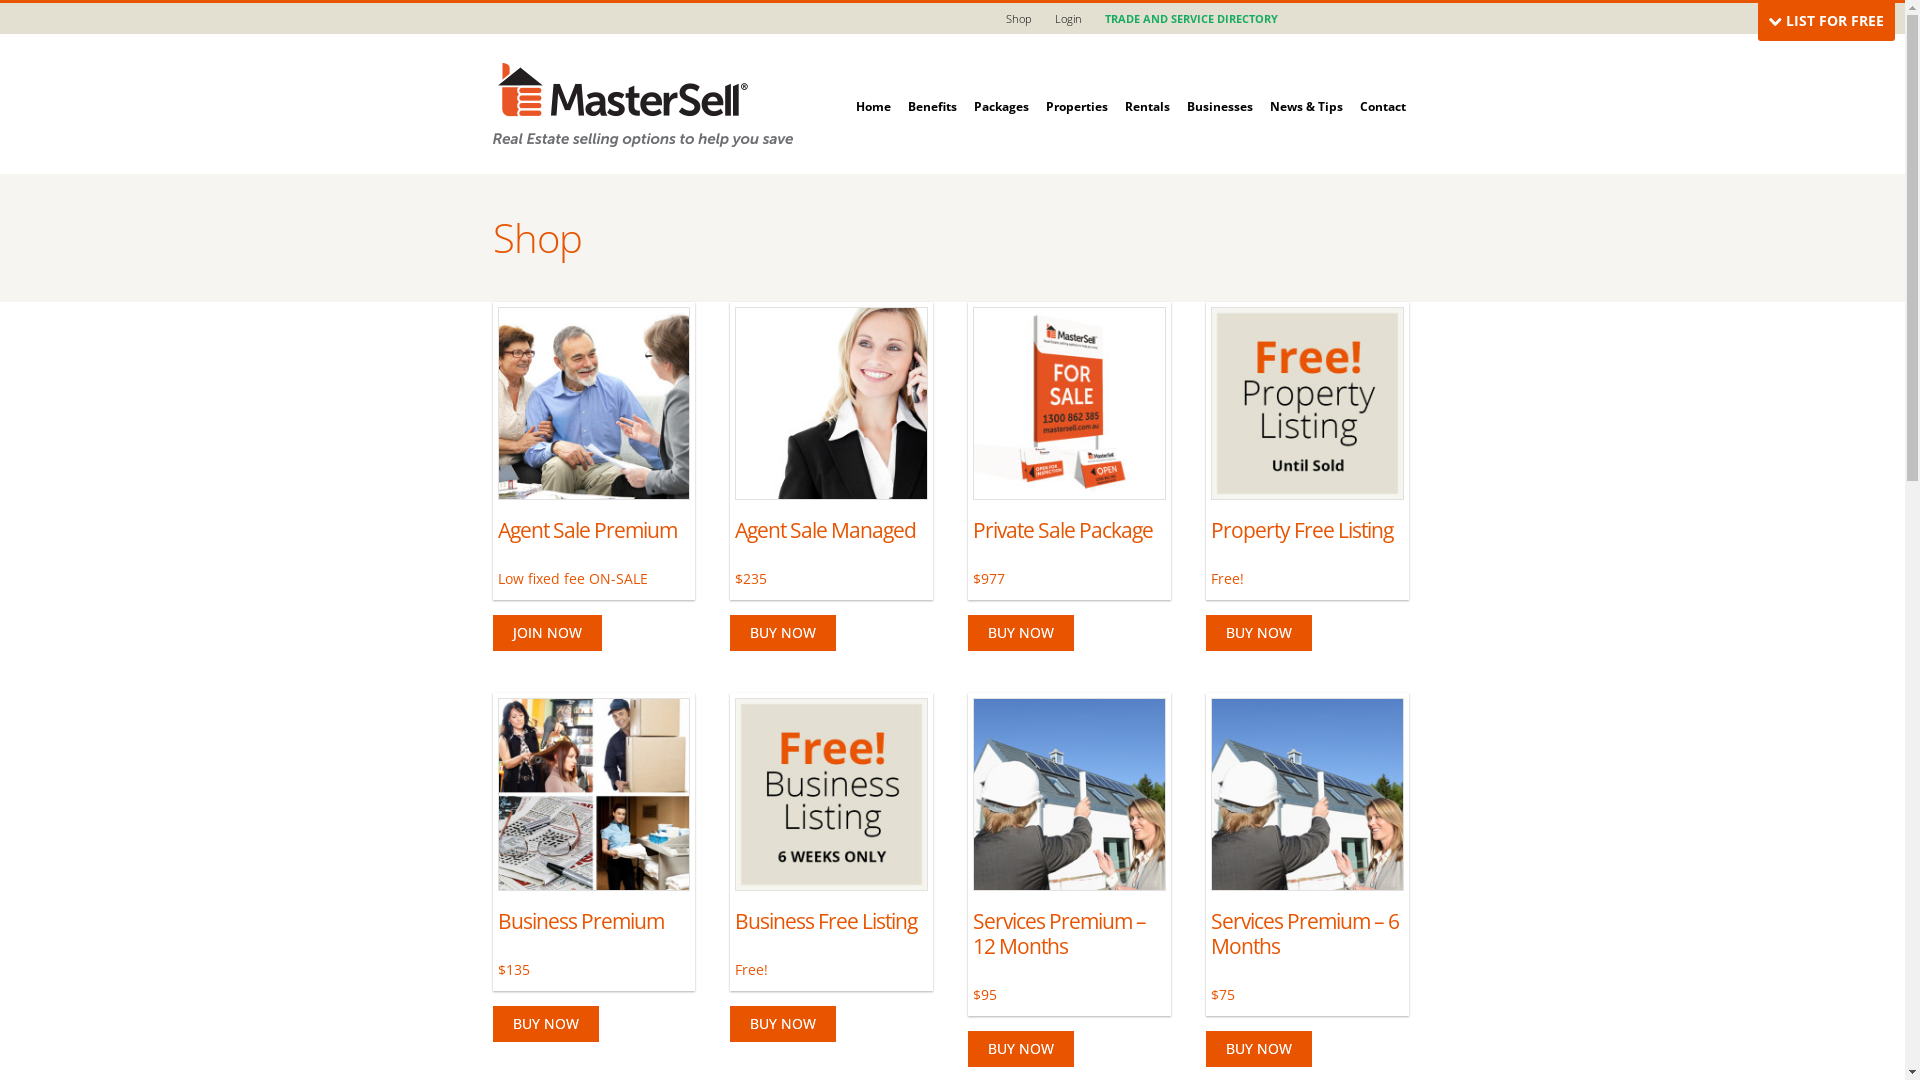 This screenshot has height=1080, width=1920. Describe the element at coordinates (642, 103) in the screenshot. I see `'MasterSell'` at that location.